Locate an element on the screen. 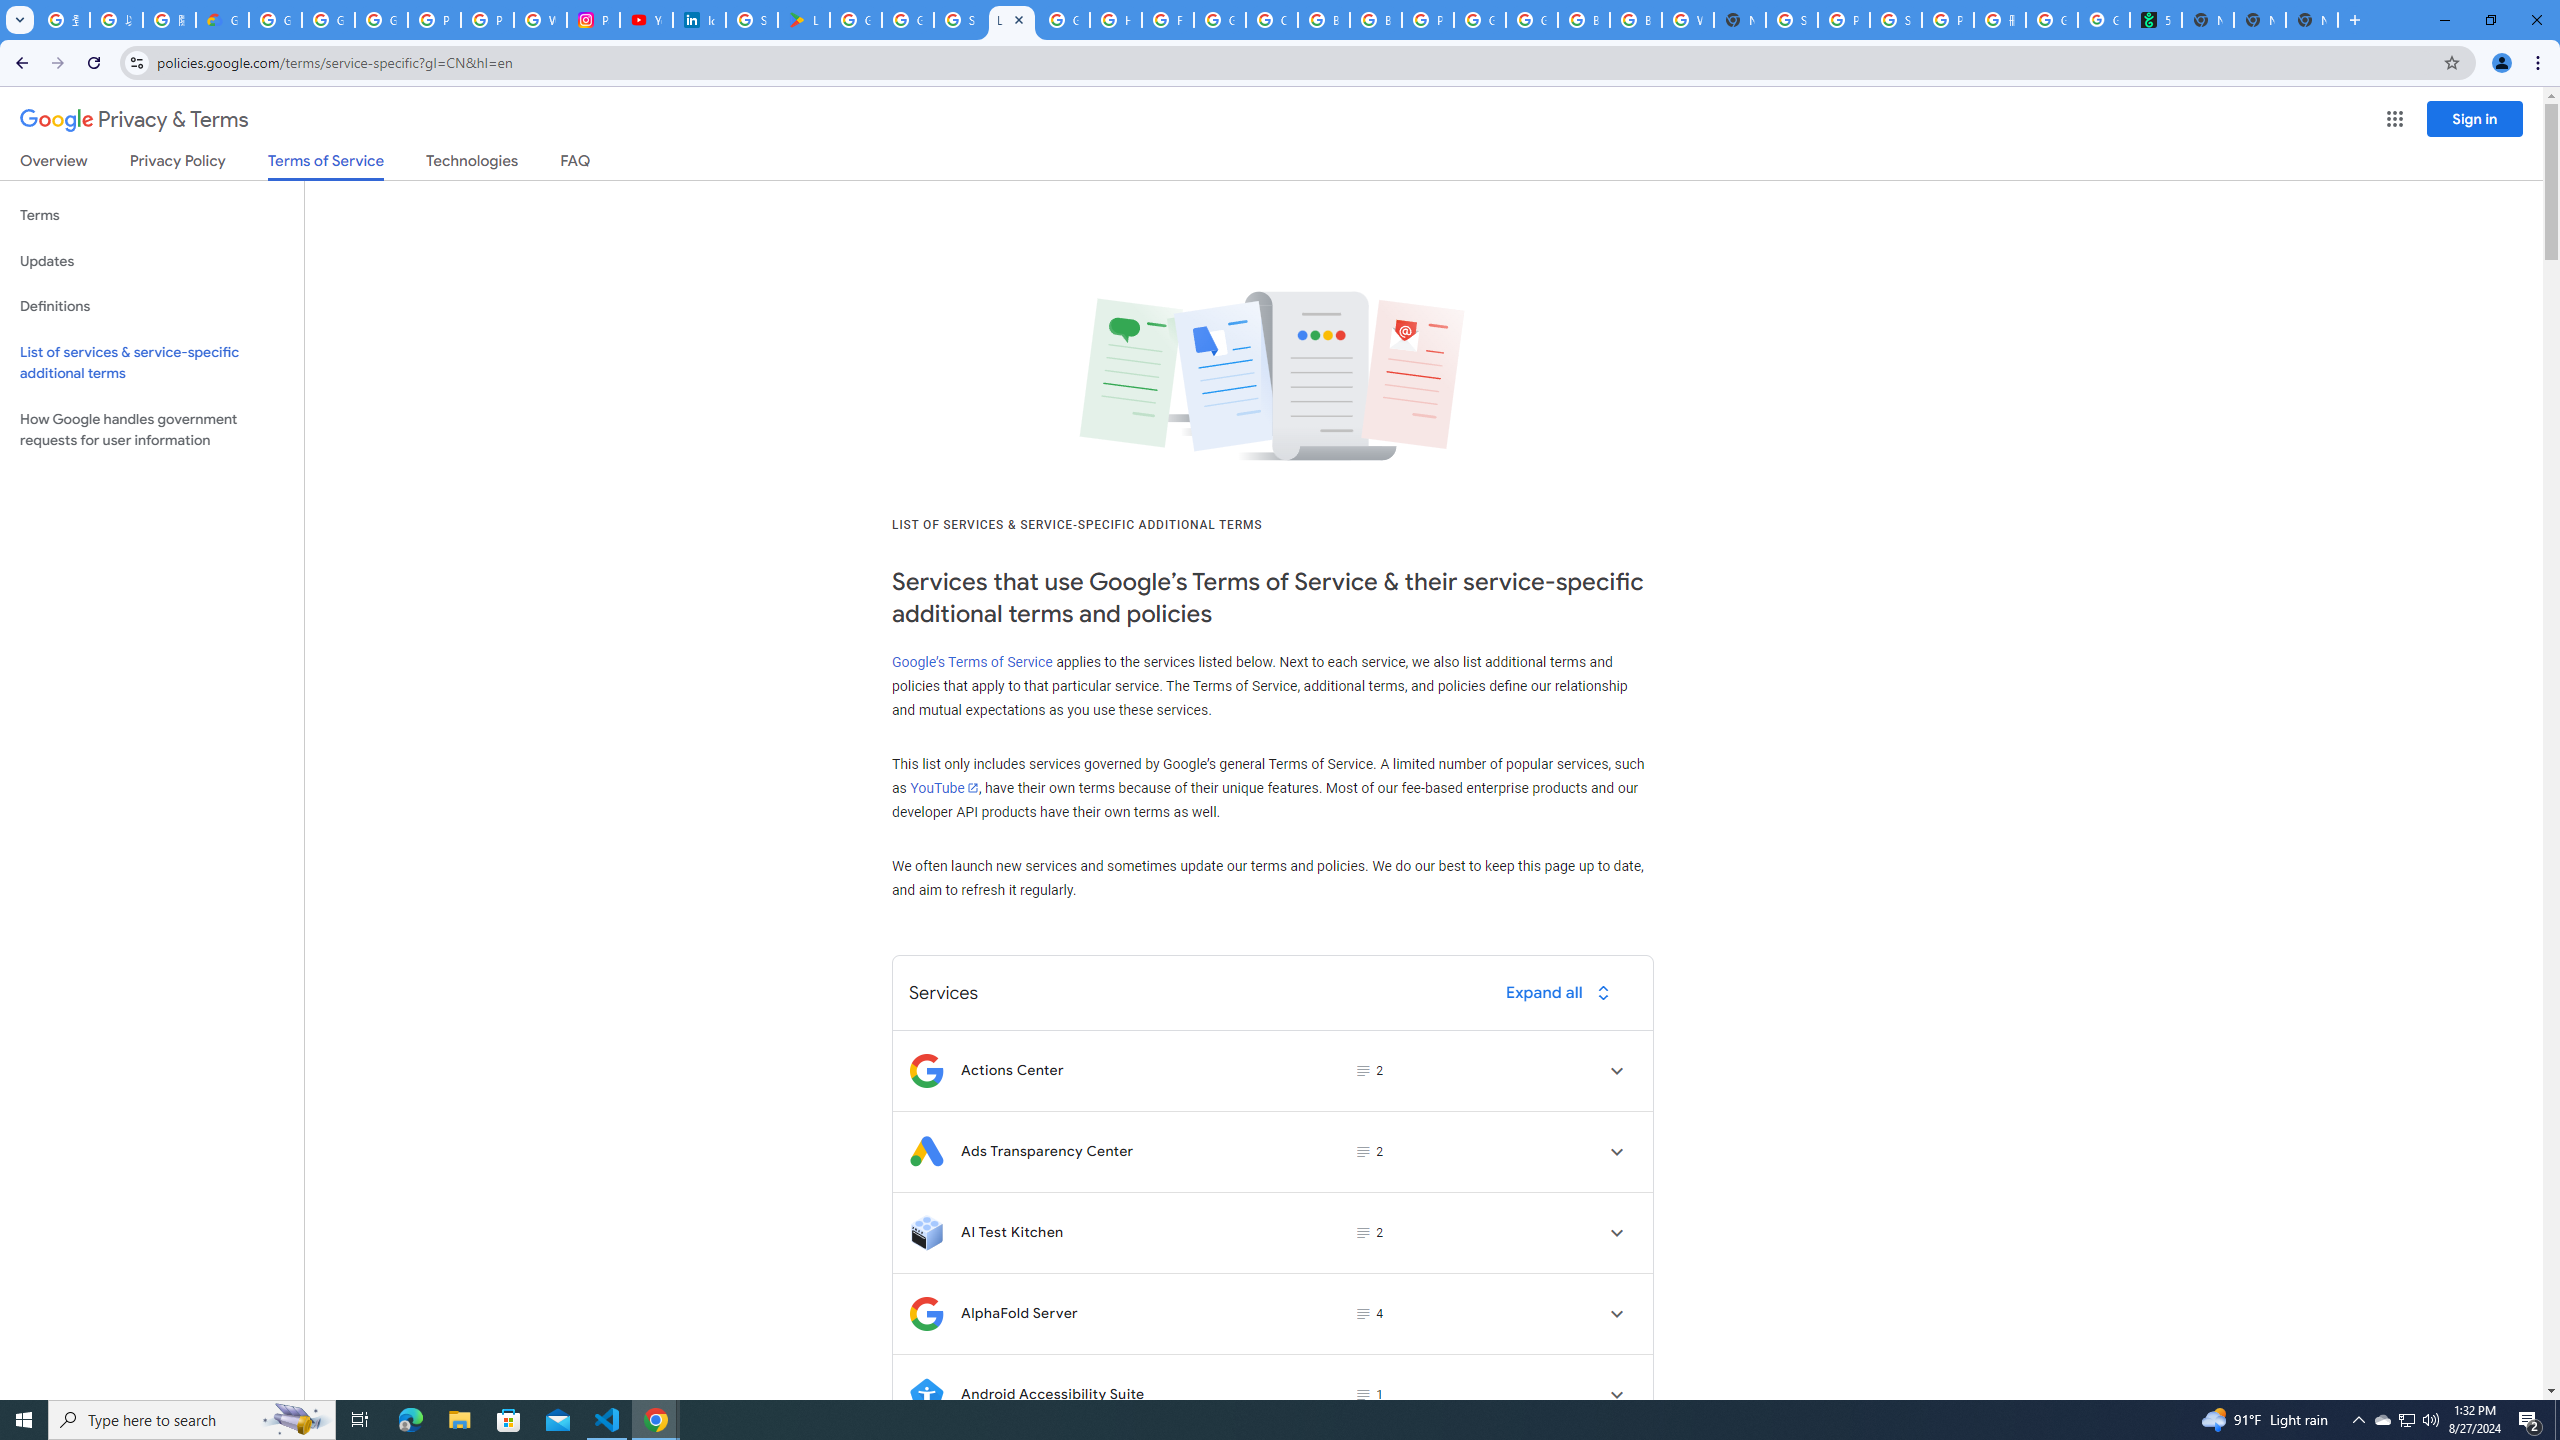 This screenshot has height=1440, width=2560. 'Reload' is located at coordinates (93, 62).